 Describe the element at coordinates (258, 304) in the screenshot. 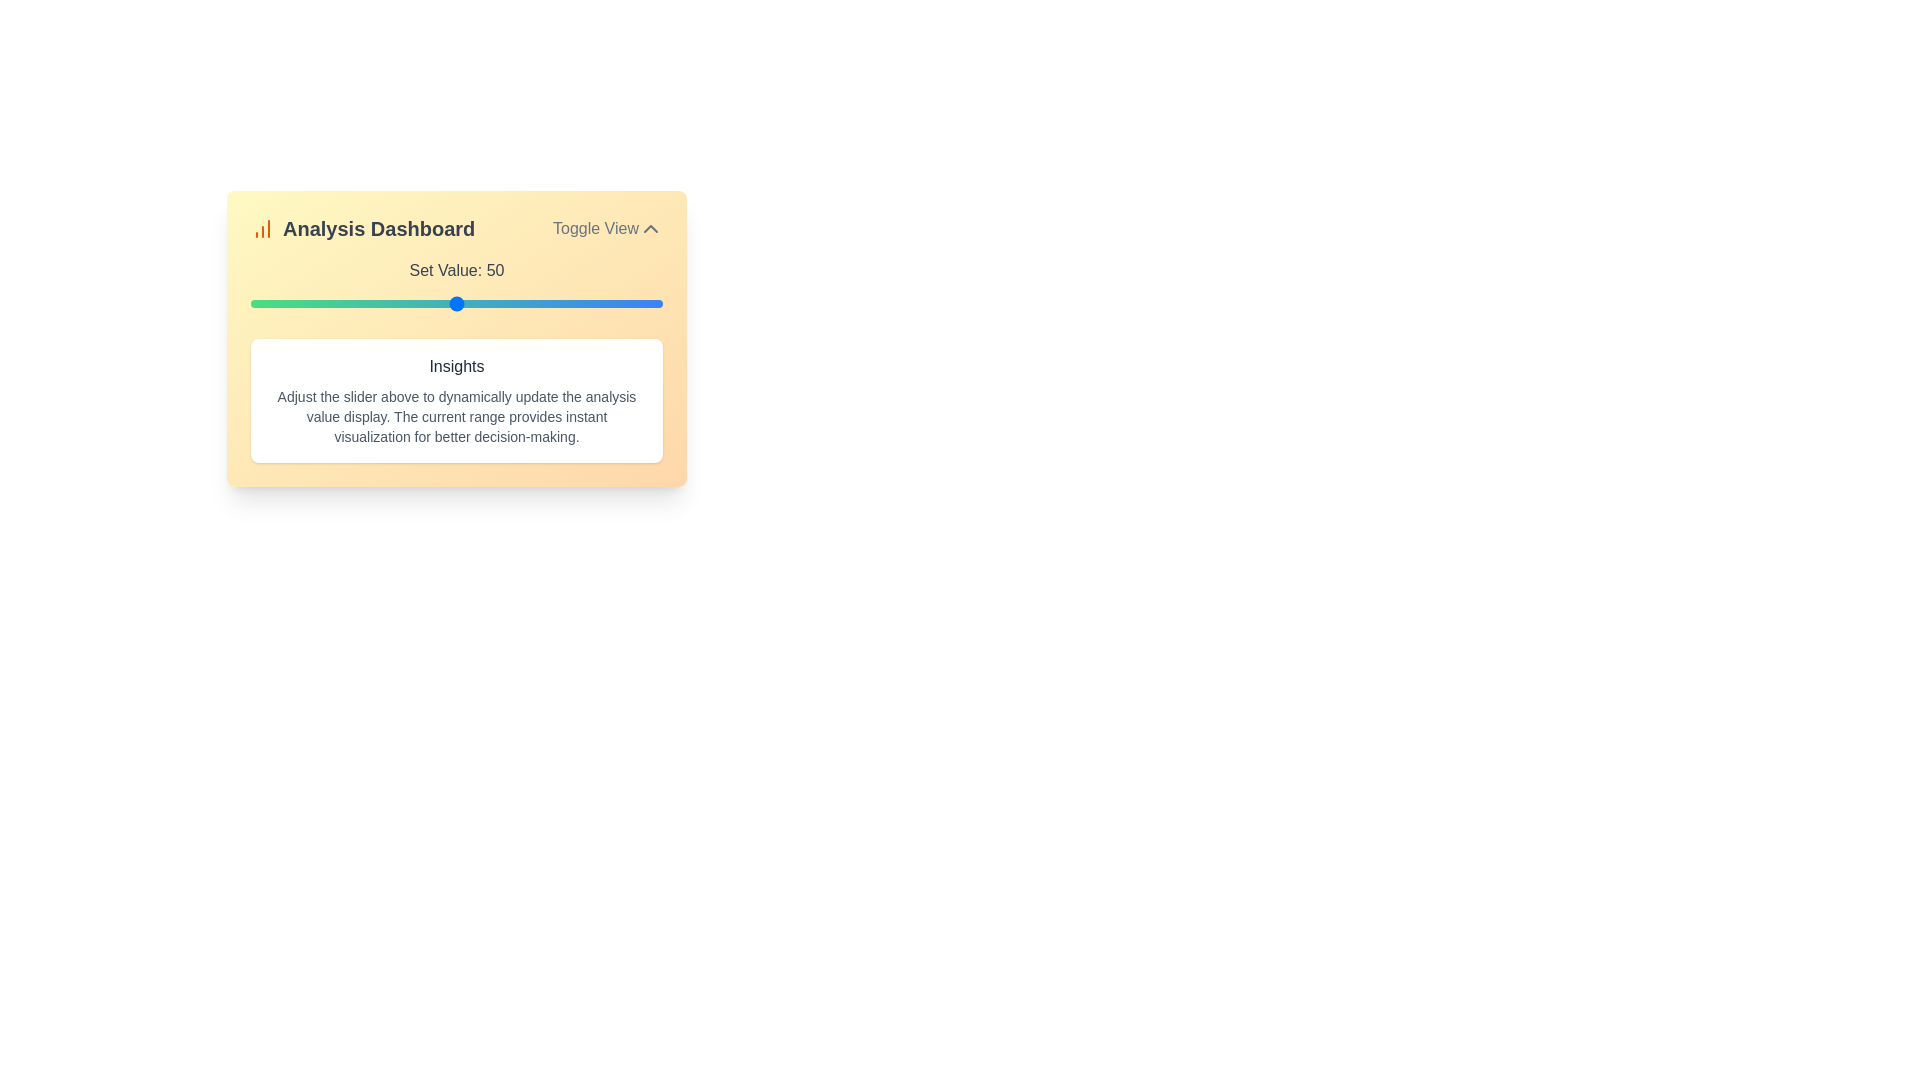

I see `the slider to set the value to 2` at that location.